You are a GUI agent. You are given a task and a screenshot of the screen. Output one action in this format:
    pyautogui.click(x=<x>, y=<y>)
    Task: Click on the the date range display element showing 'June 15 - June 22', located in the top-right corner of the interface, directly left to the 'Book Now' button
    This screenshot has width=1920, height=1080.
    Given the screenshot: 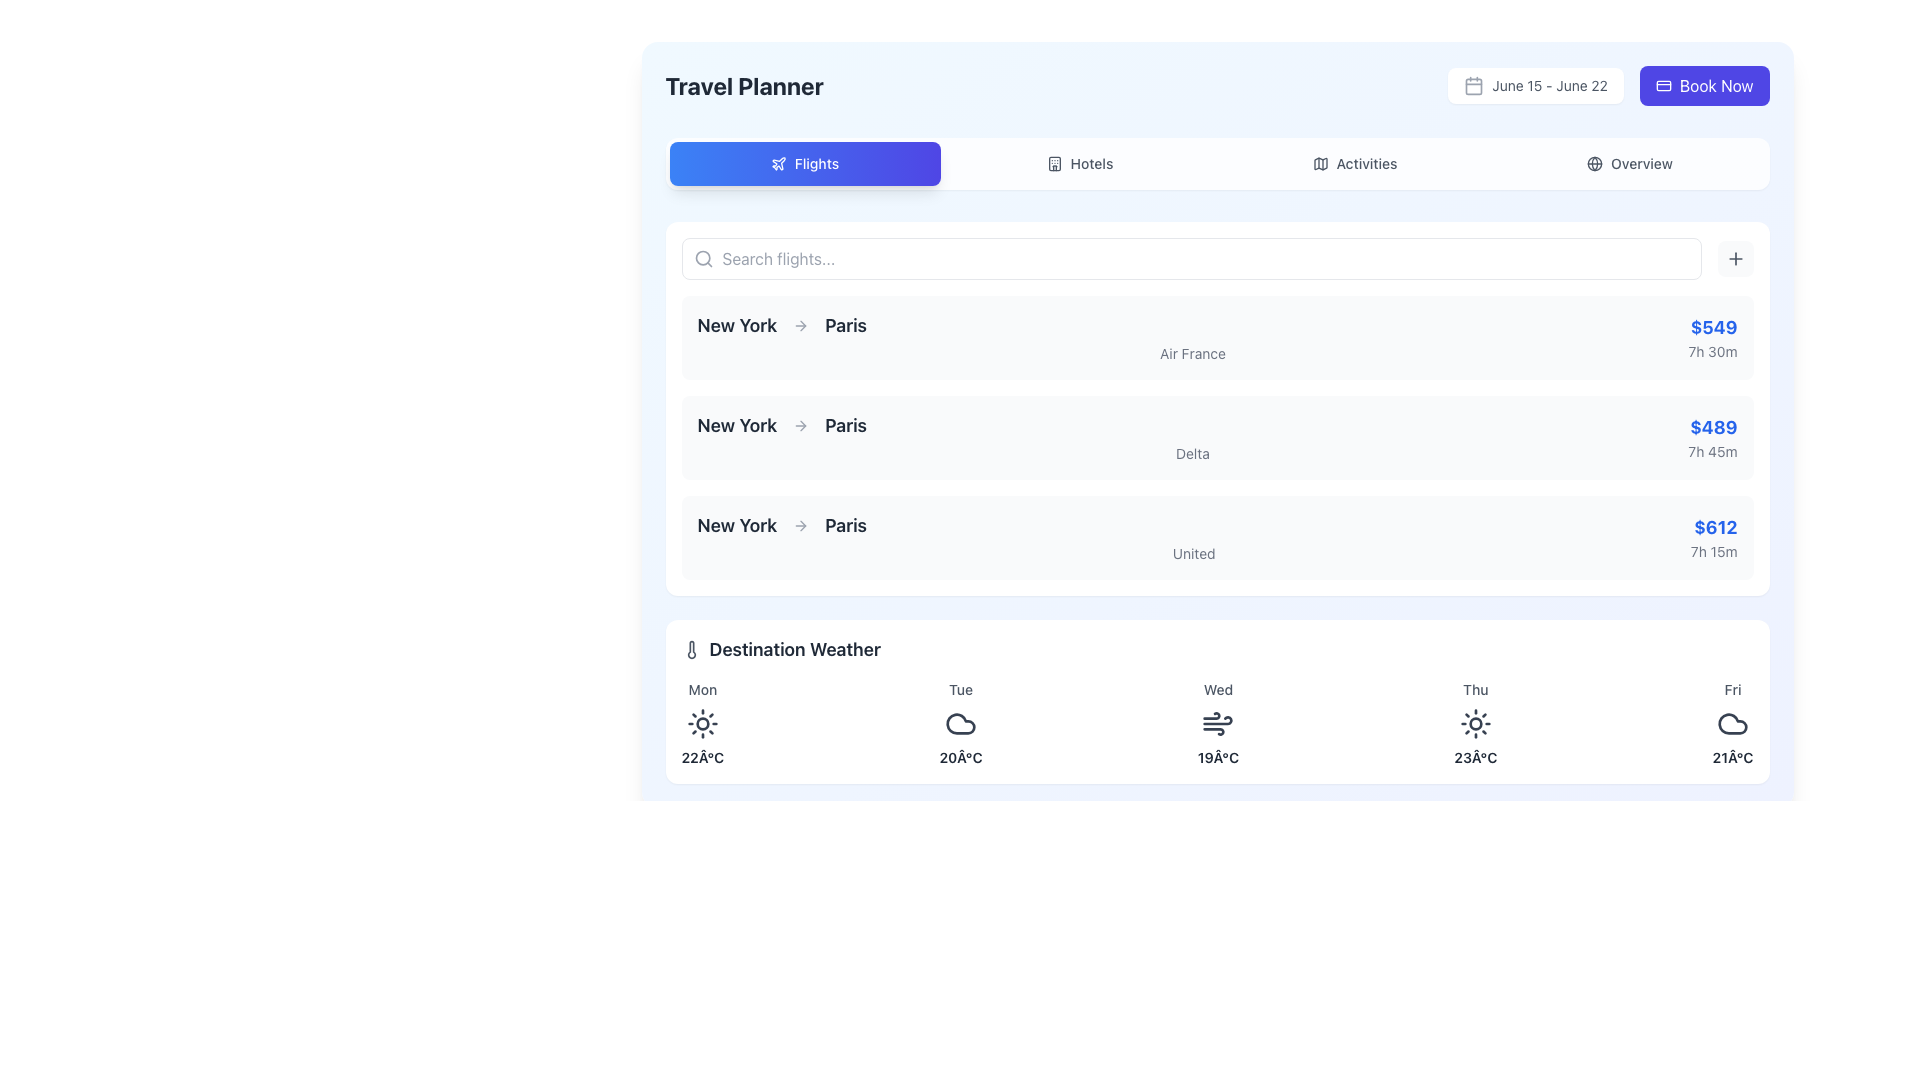 What is the action you would take?
    pyautogui.click(x=1608, y=84)
    